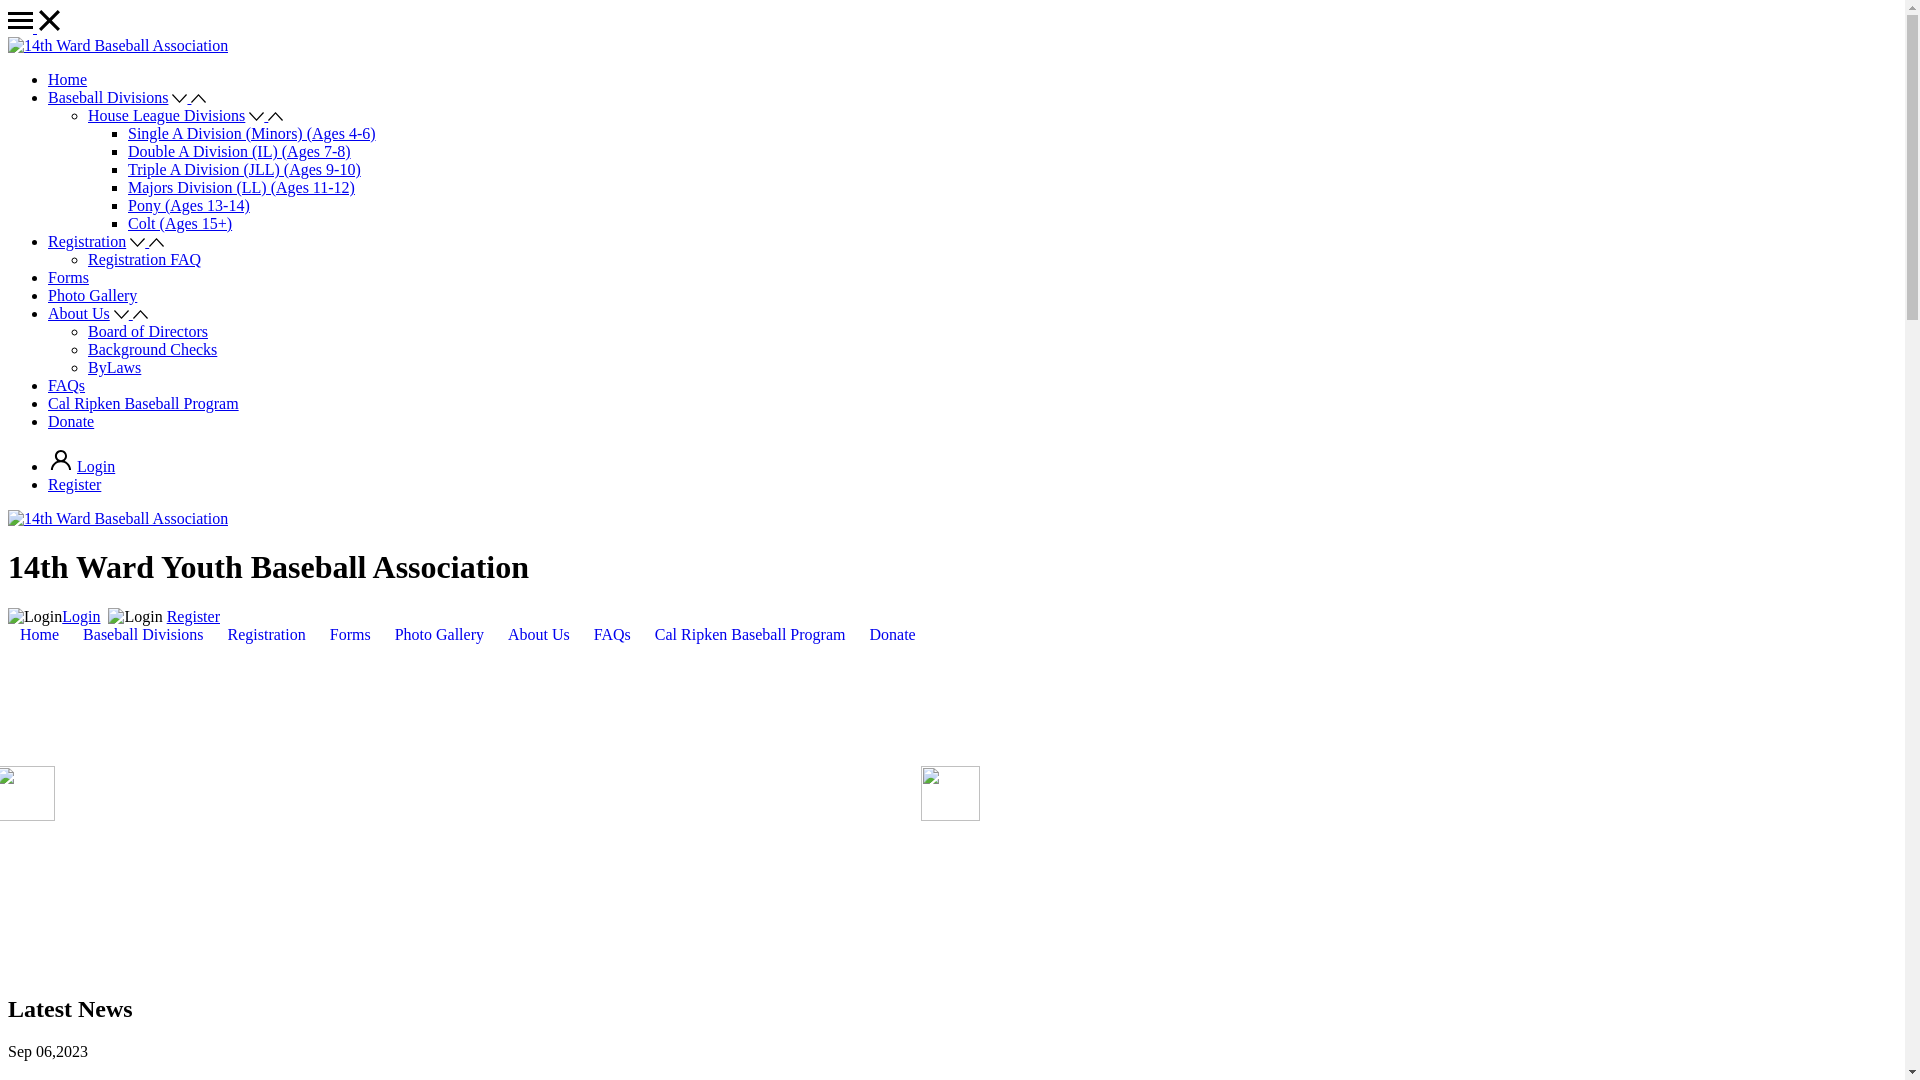  Describe the element at coordinates (66, 385) in the screenshot. I see `'FAQs'` at that location.